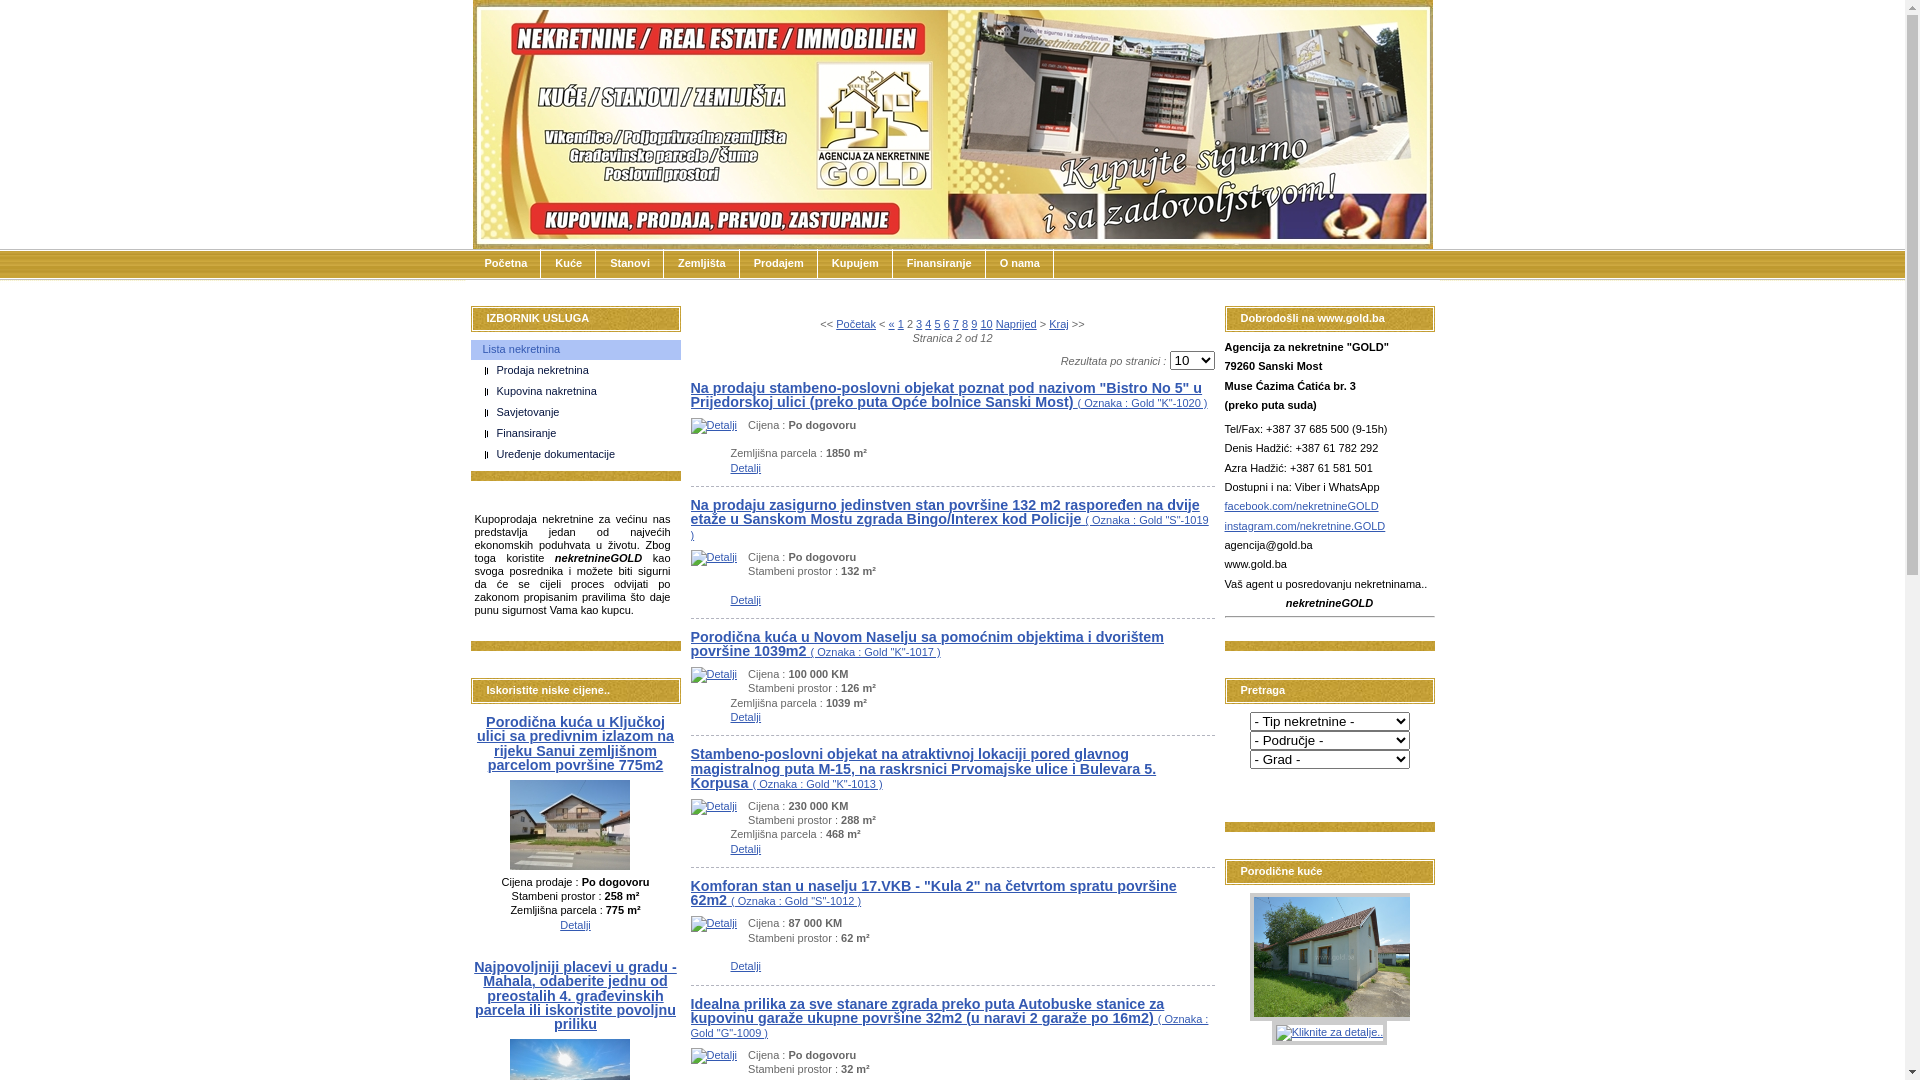 Image resolution: width=1920 pixels, height=1080 pixels. I want to click on 'Kupujem', so click(817, 262).